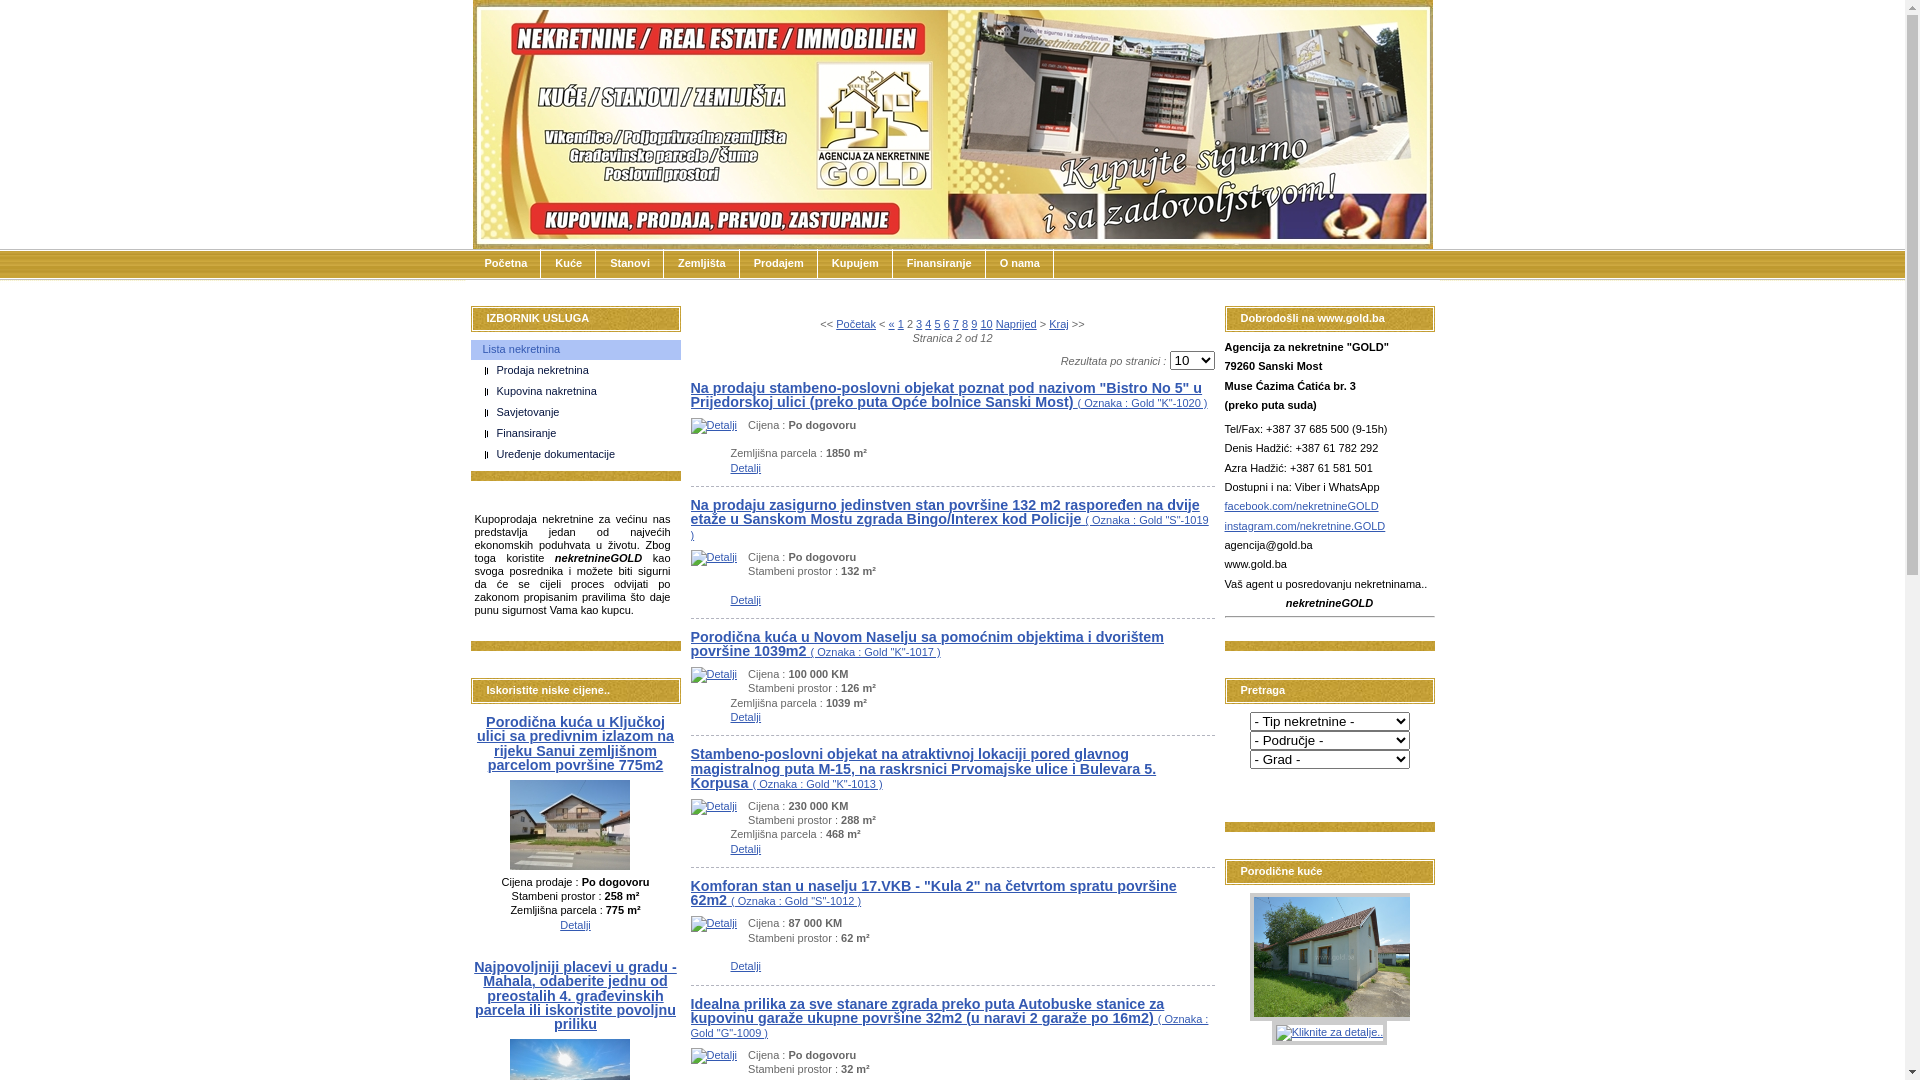 Image resolution: width=1920 pixels, height=1080 pixels. I want to click on 'Kupujem', so click(817, 262).